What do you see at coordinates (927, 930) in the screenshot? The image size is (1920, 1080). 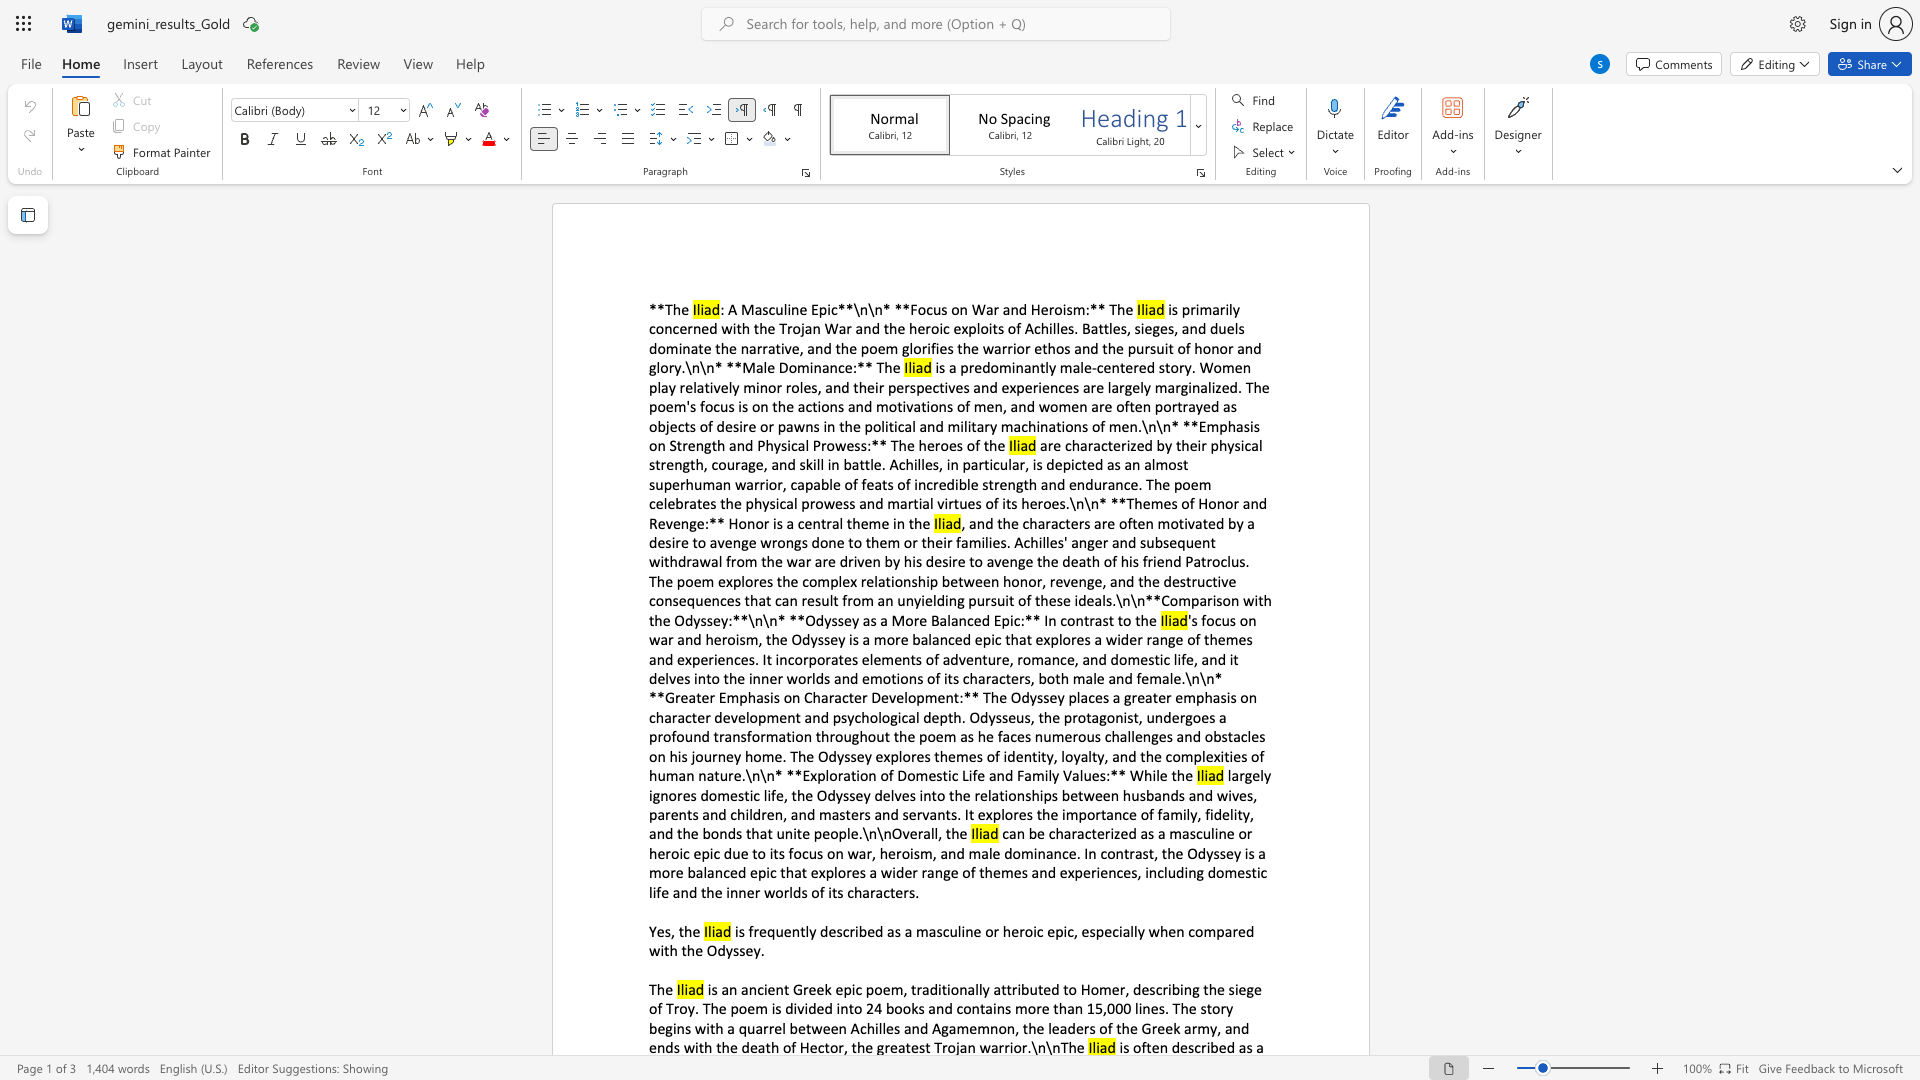 I see `the subset text "asculine o" within the text "is frequently described as a masculine or heroic epic, especially when compared with the Odyssey."` at bounding box center [927, 930].